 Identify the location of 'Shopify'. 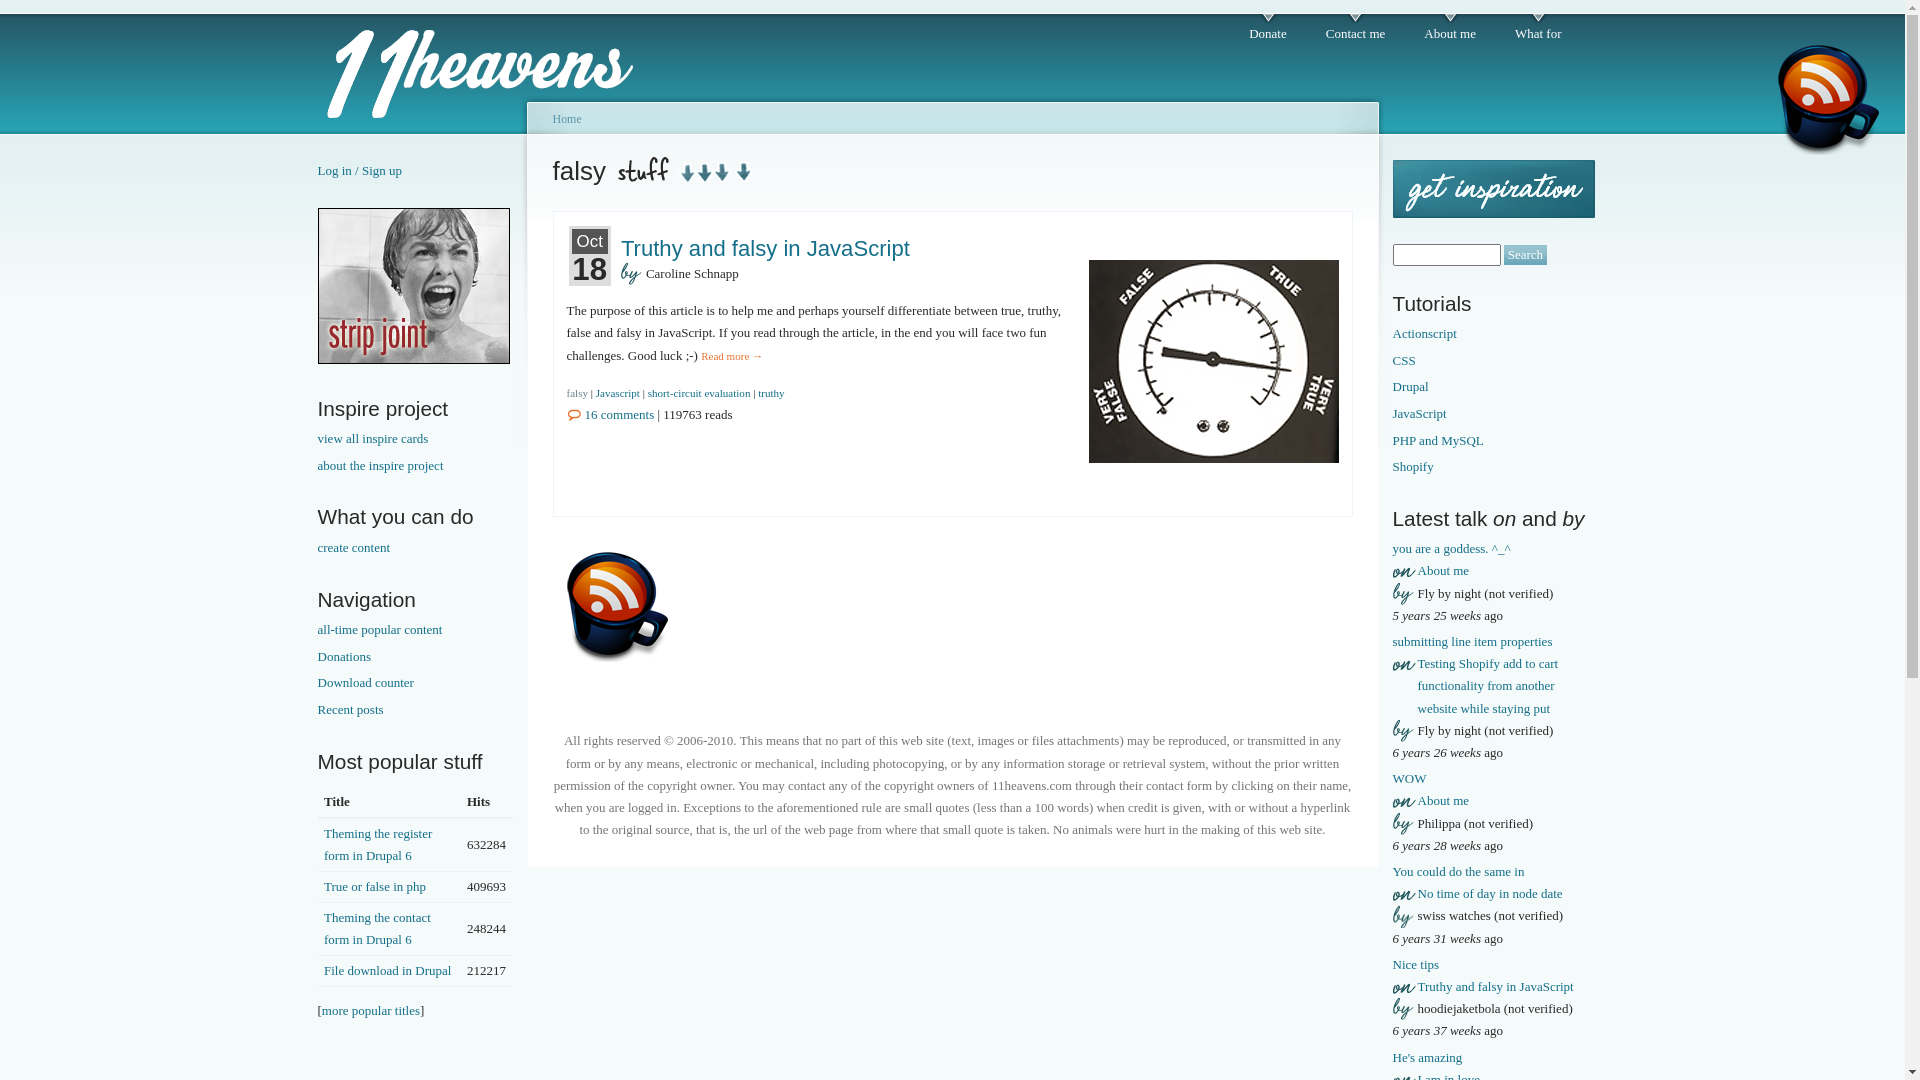
(1489, 466).